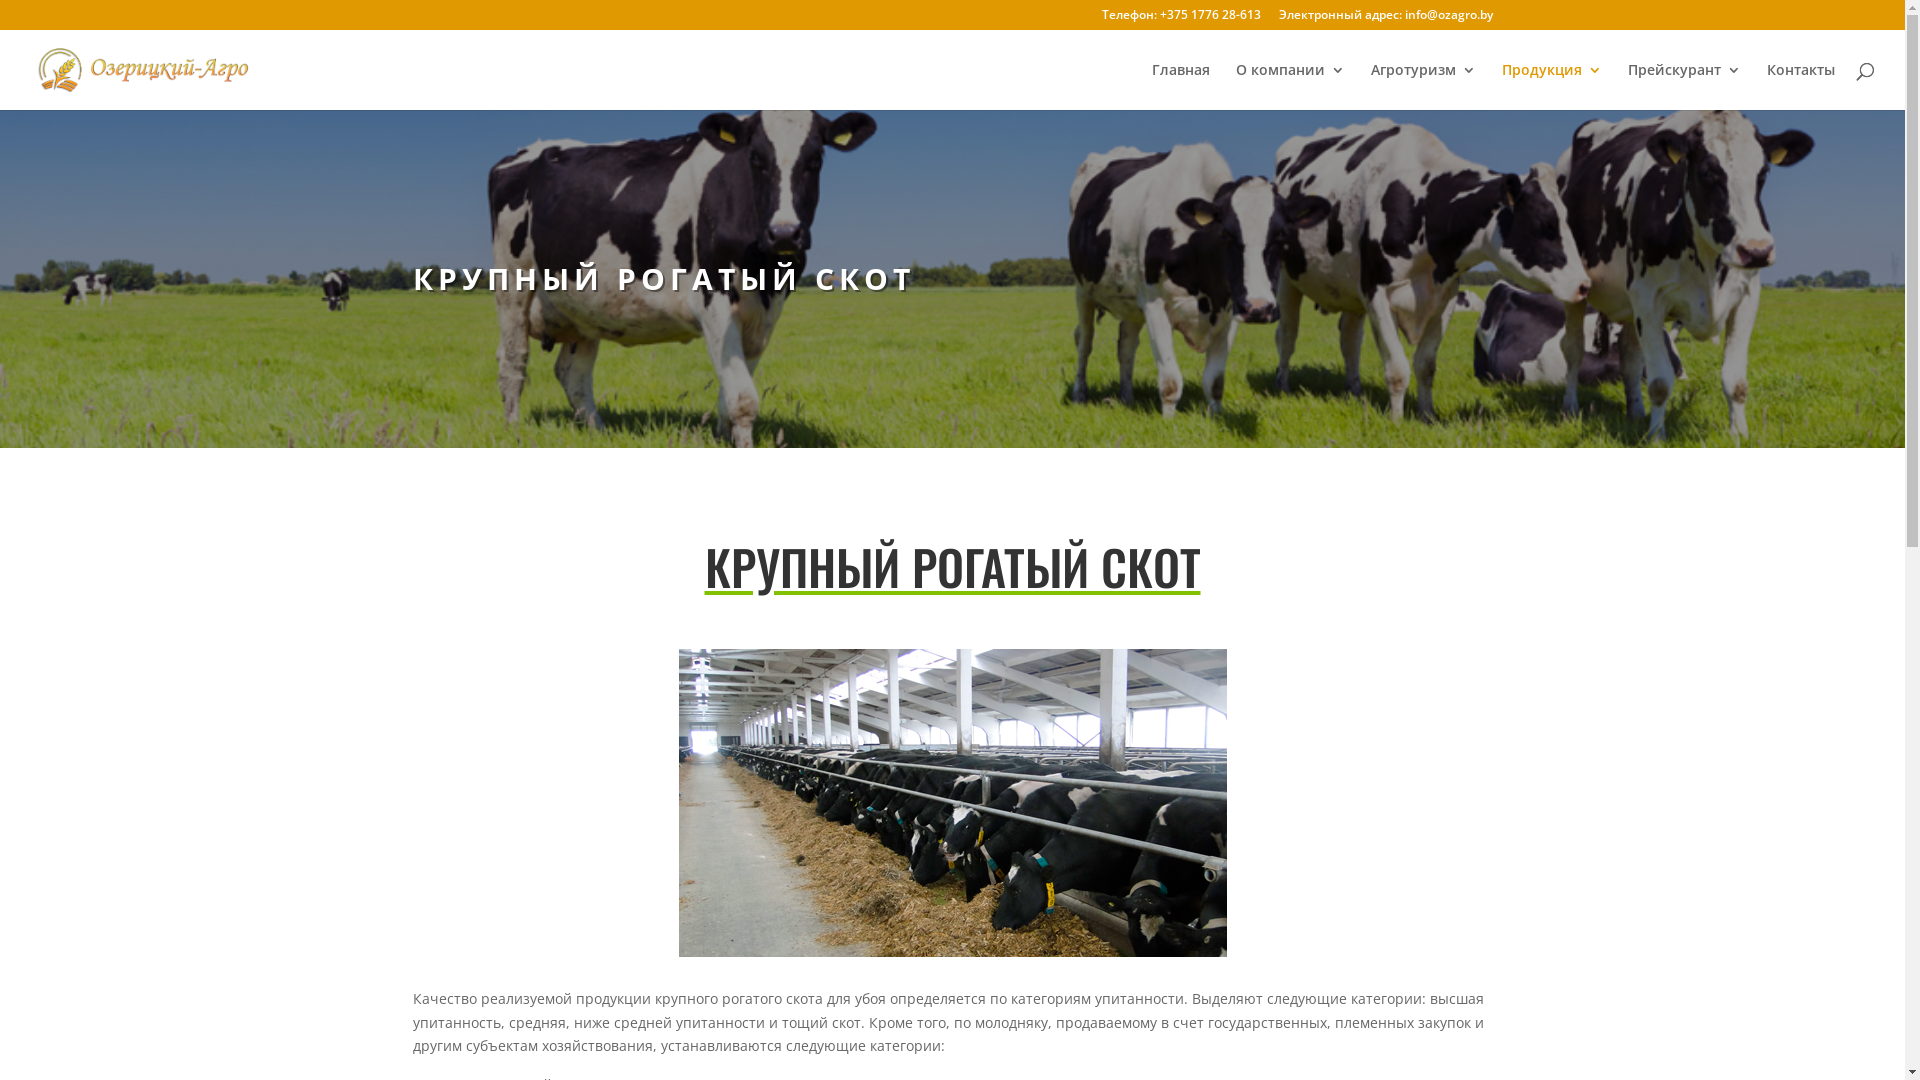  I want to click on 'cow2', so click(950, 801).